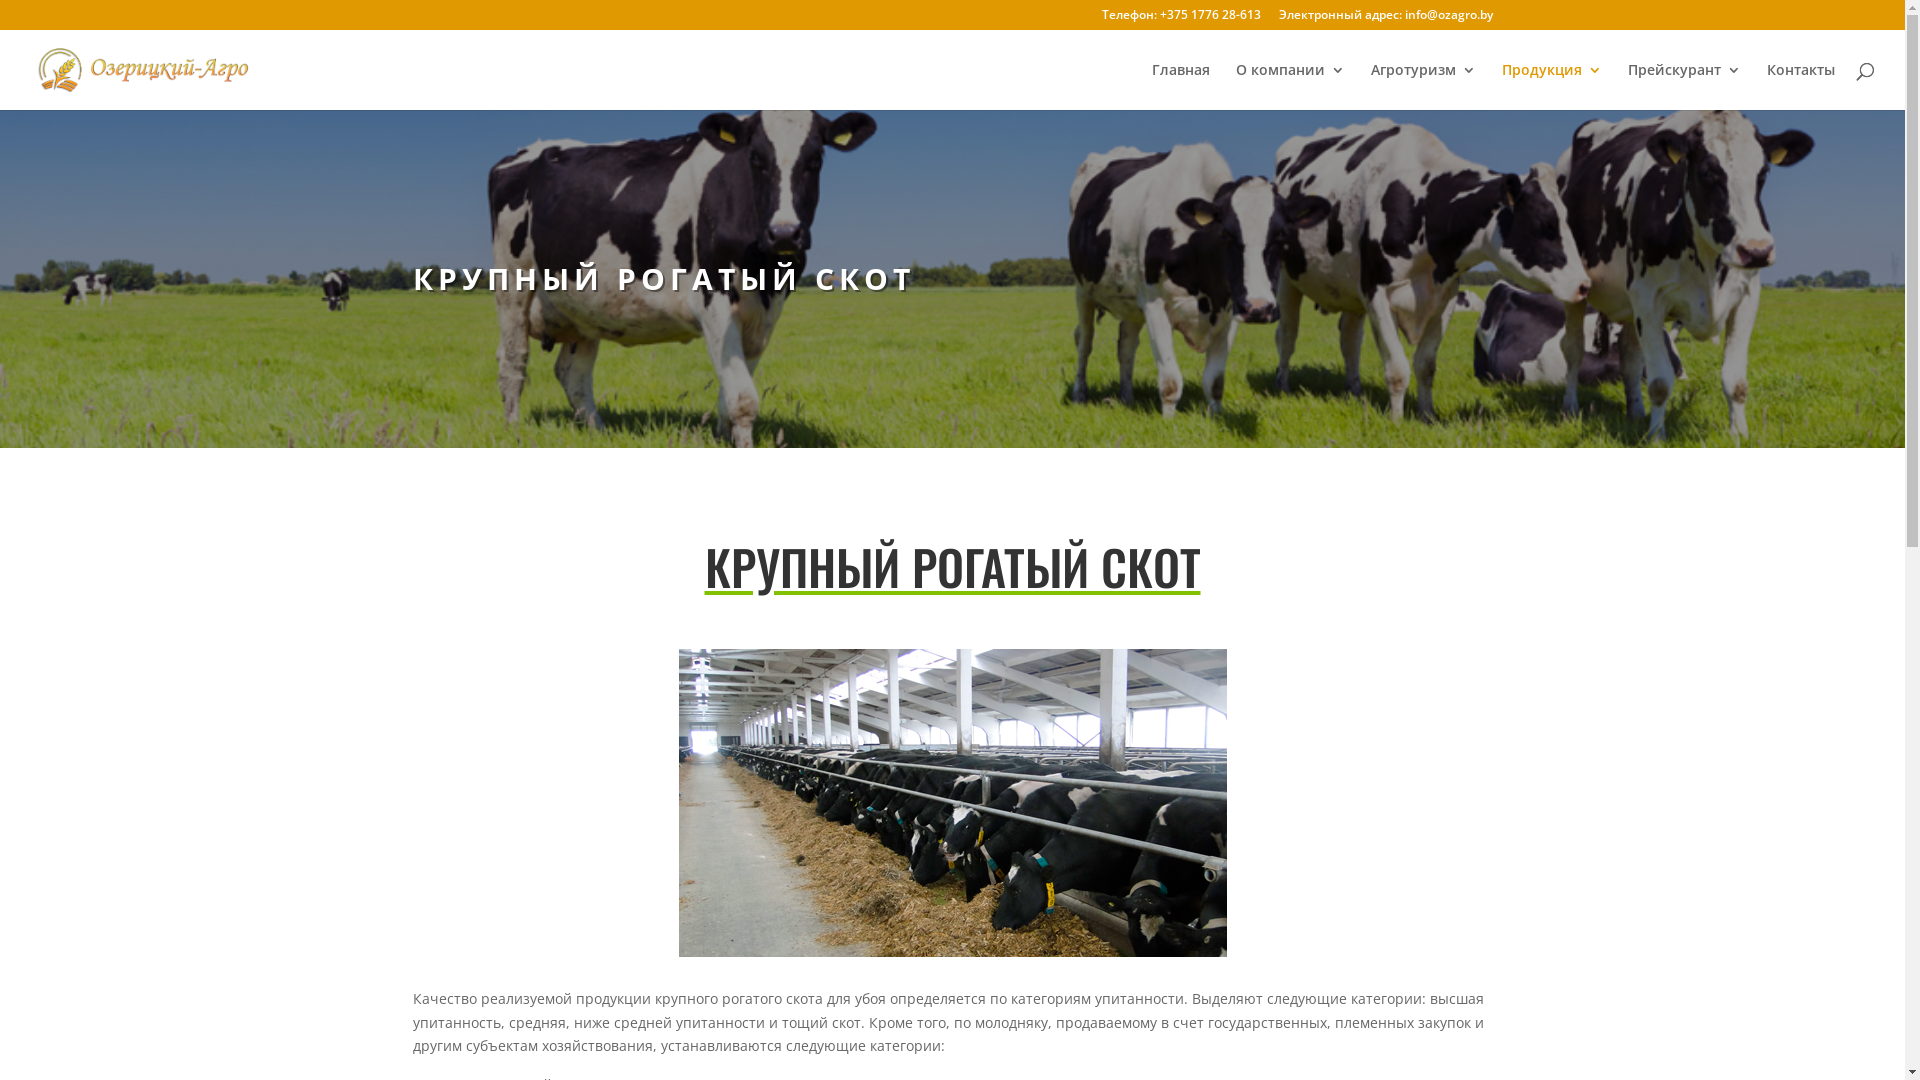  I want to click on 'cow2', so click(950, 801).